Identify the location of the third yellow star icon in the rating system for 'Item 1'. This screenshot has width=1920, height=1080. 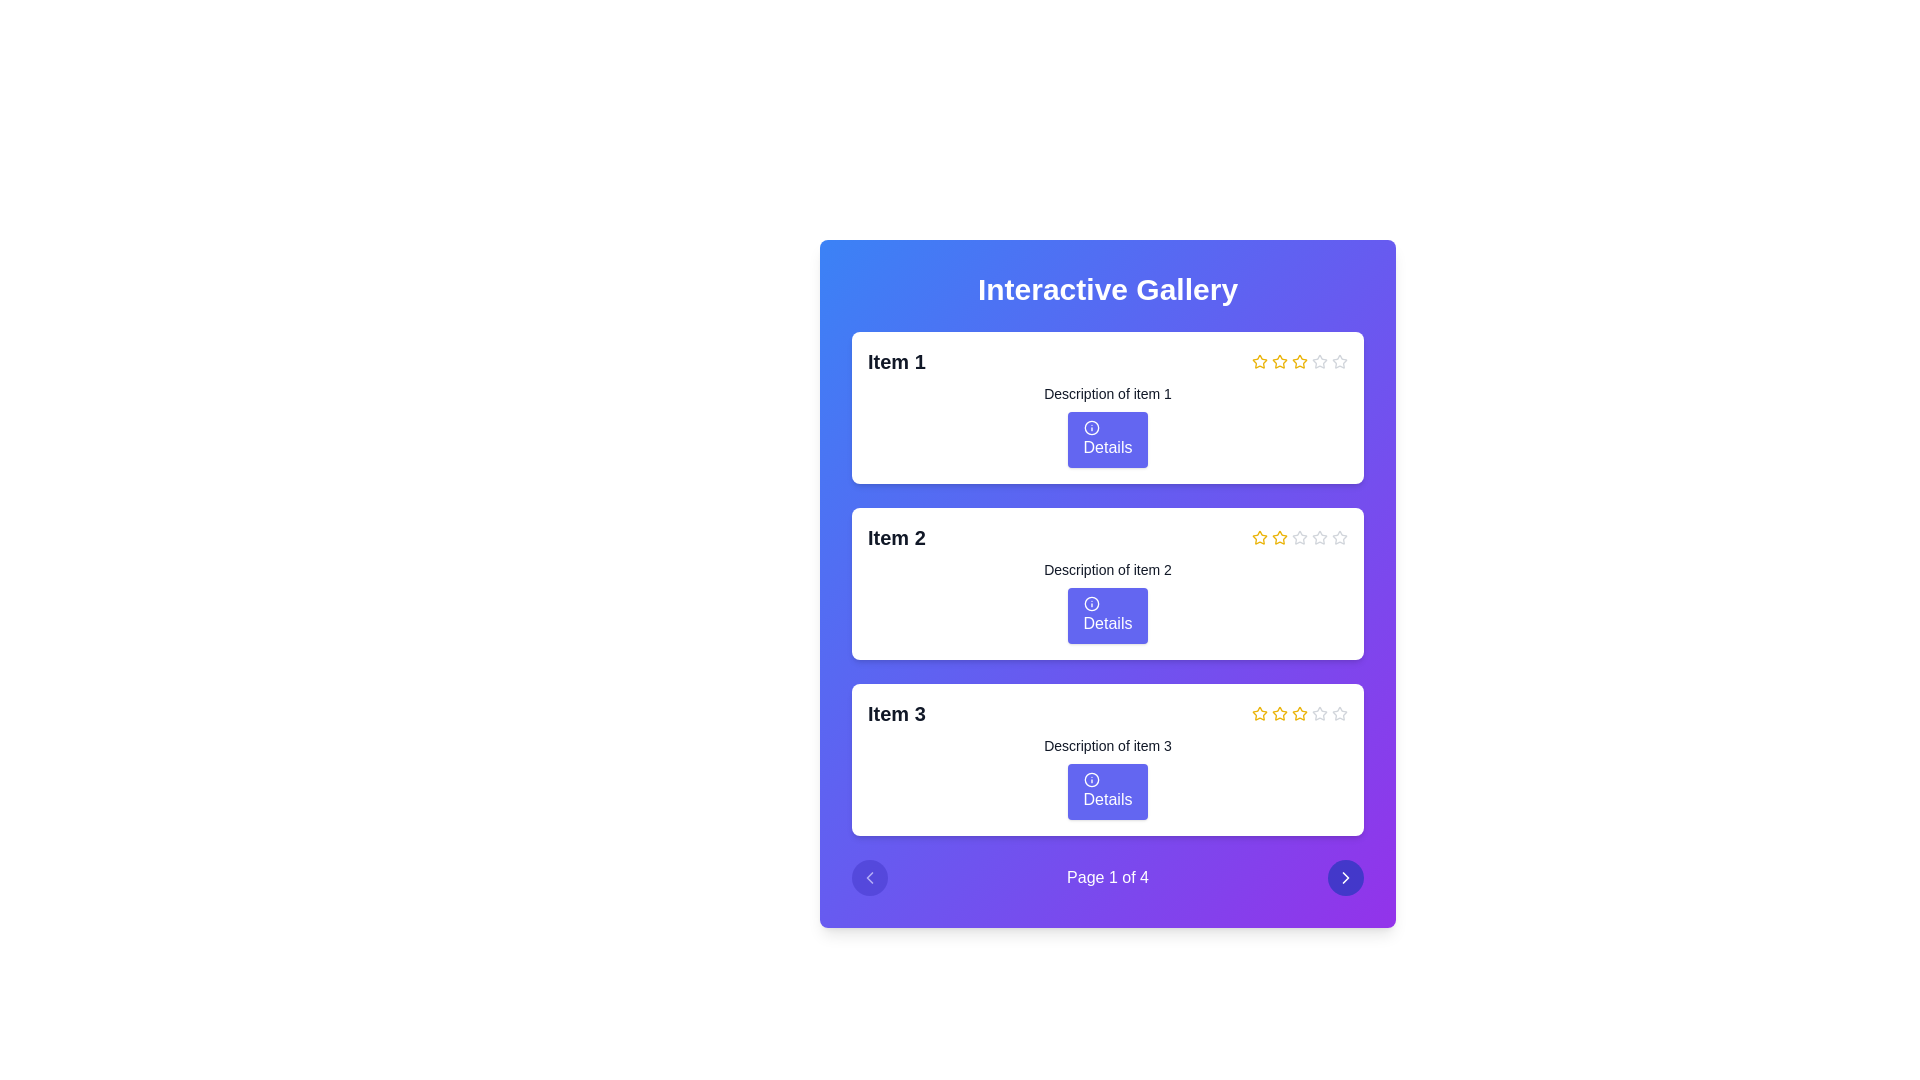
(1300, 362).